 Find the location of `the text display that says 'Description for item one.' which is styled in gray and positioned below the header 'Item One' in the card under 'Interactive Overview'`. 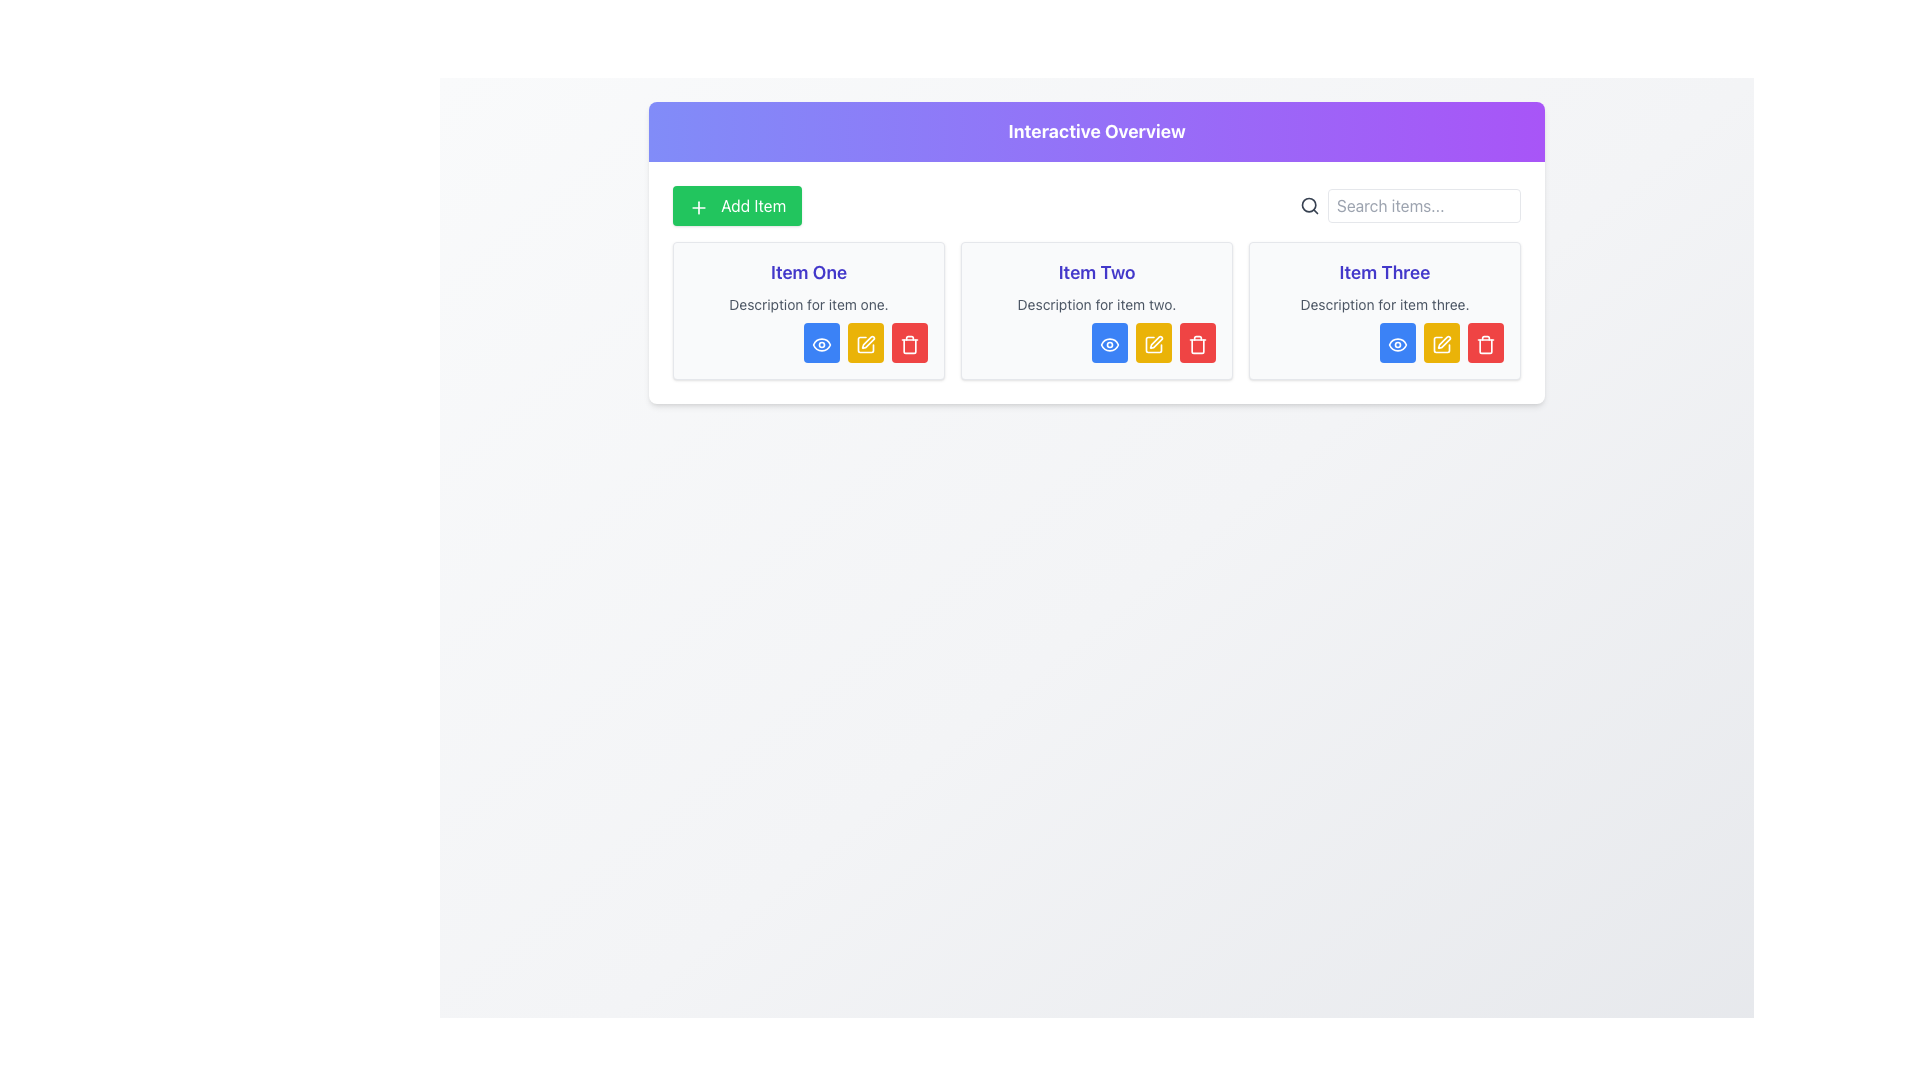

the text display that says 'Description for item one.' which is styled in gray and positioned below the header 'Item One' in the card under 'Interactive Overview' is located at coordinates (809, 304).